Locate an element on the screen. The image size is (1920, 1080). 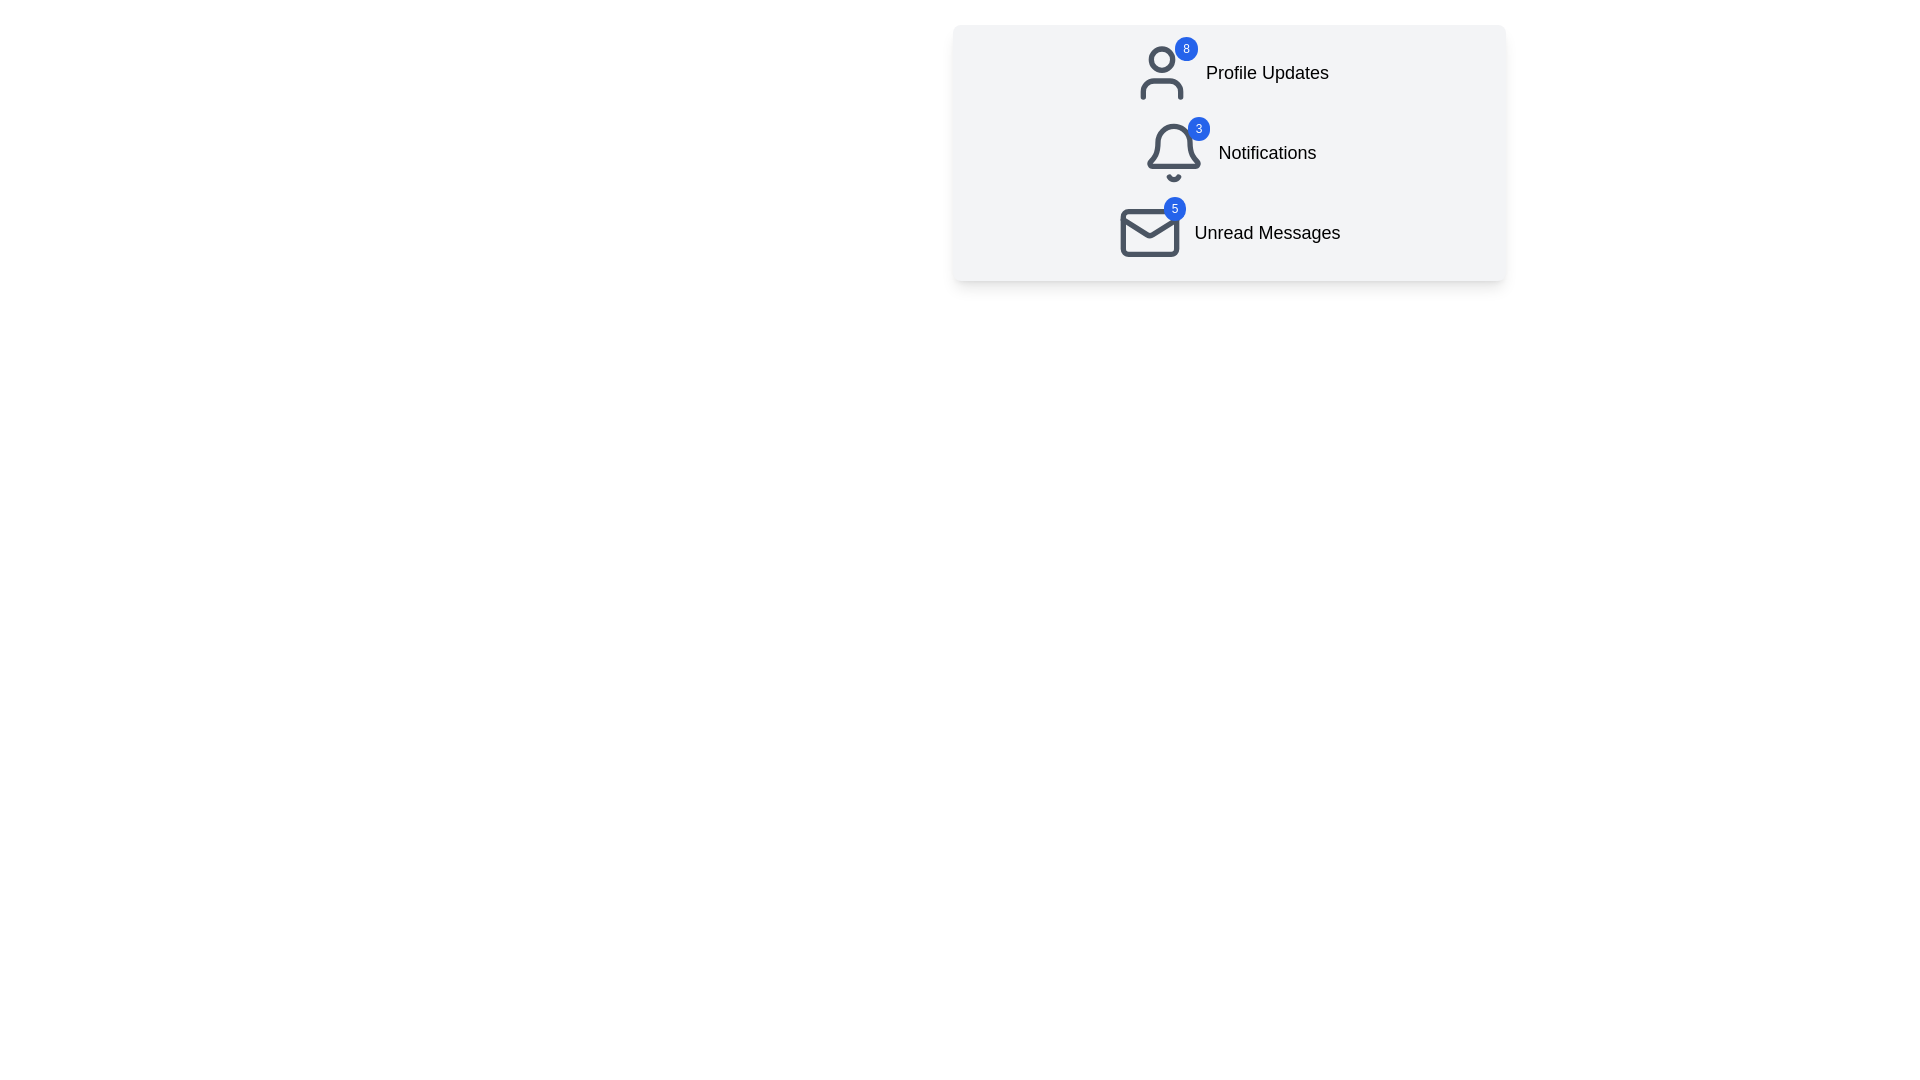
decorative rectangular shape within the user profile icon located in the torso area of the icon for debugging purposes is located at coordinates (1161, 87).